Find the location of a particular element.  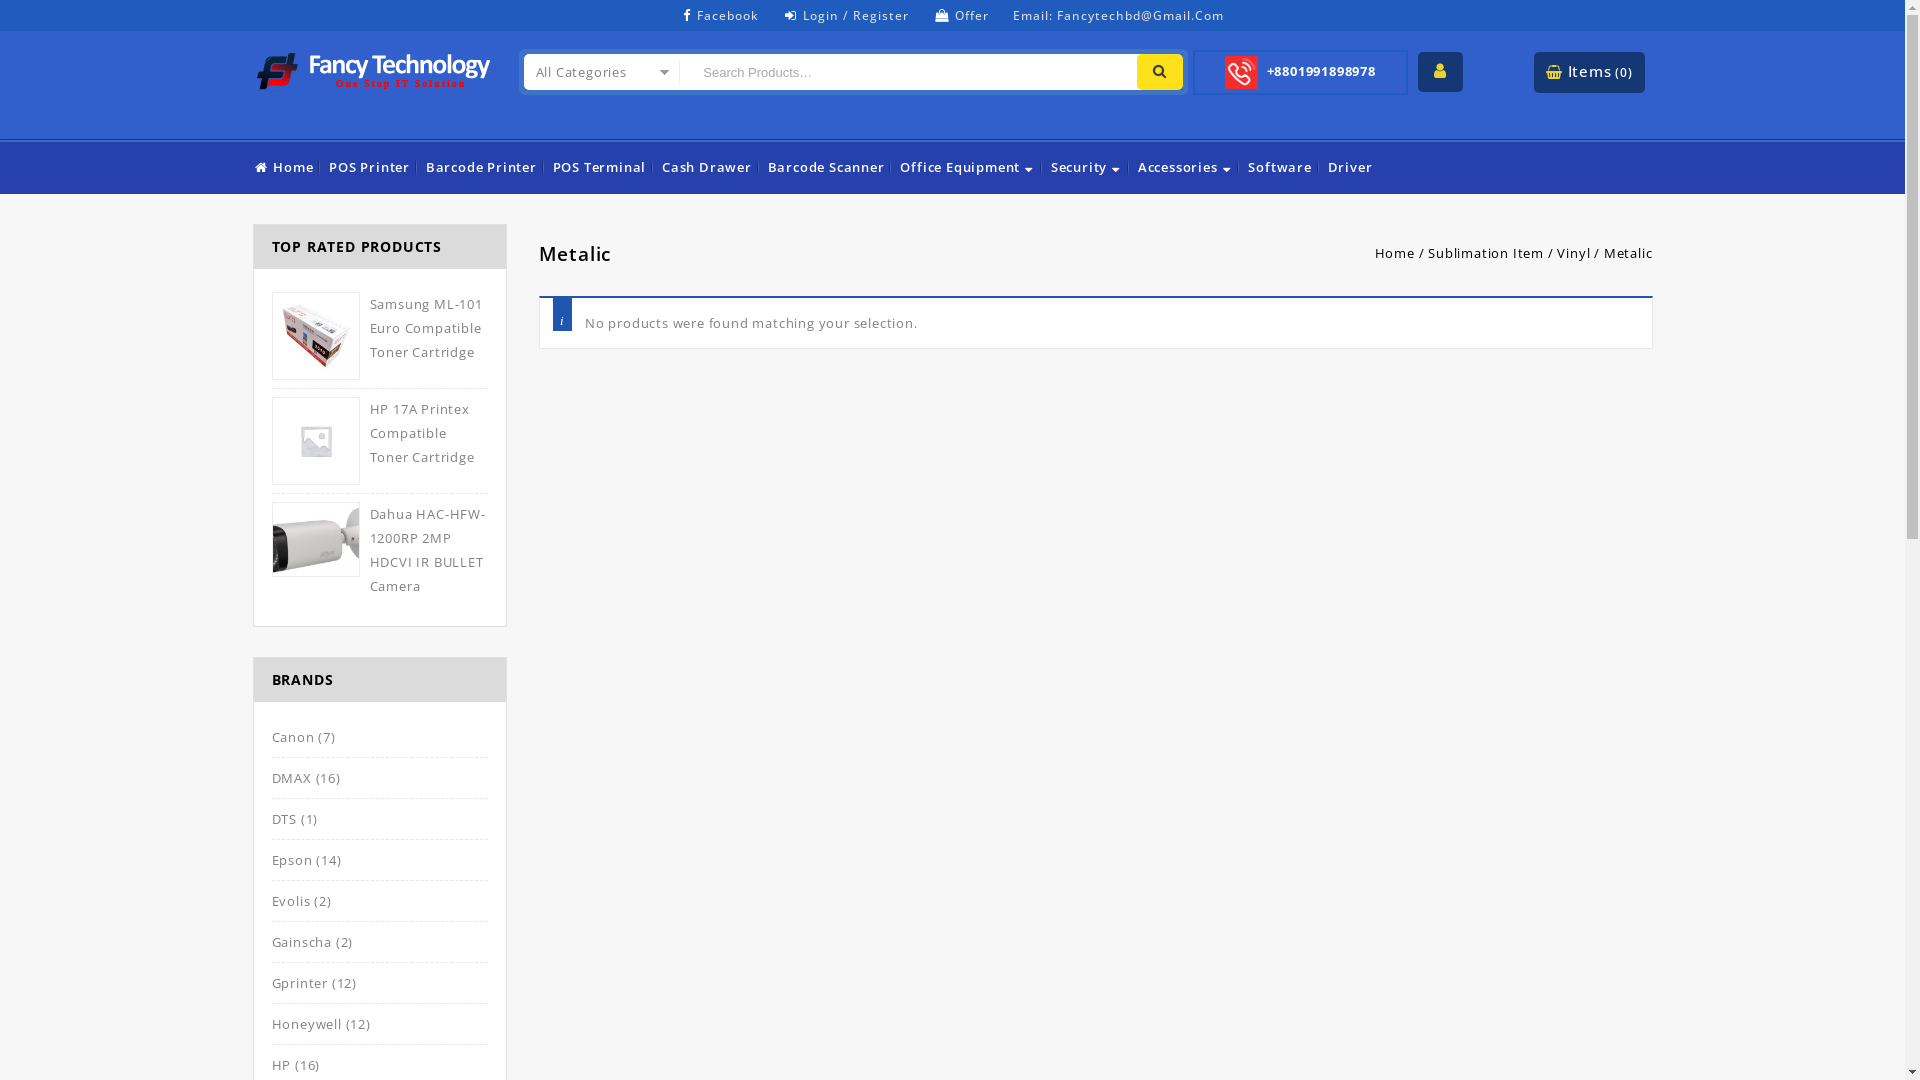

'Fancy Technology| Best Computer Shop in Dhaka, Bangladesh' is located at coordinates (373, 65).